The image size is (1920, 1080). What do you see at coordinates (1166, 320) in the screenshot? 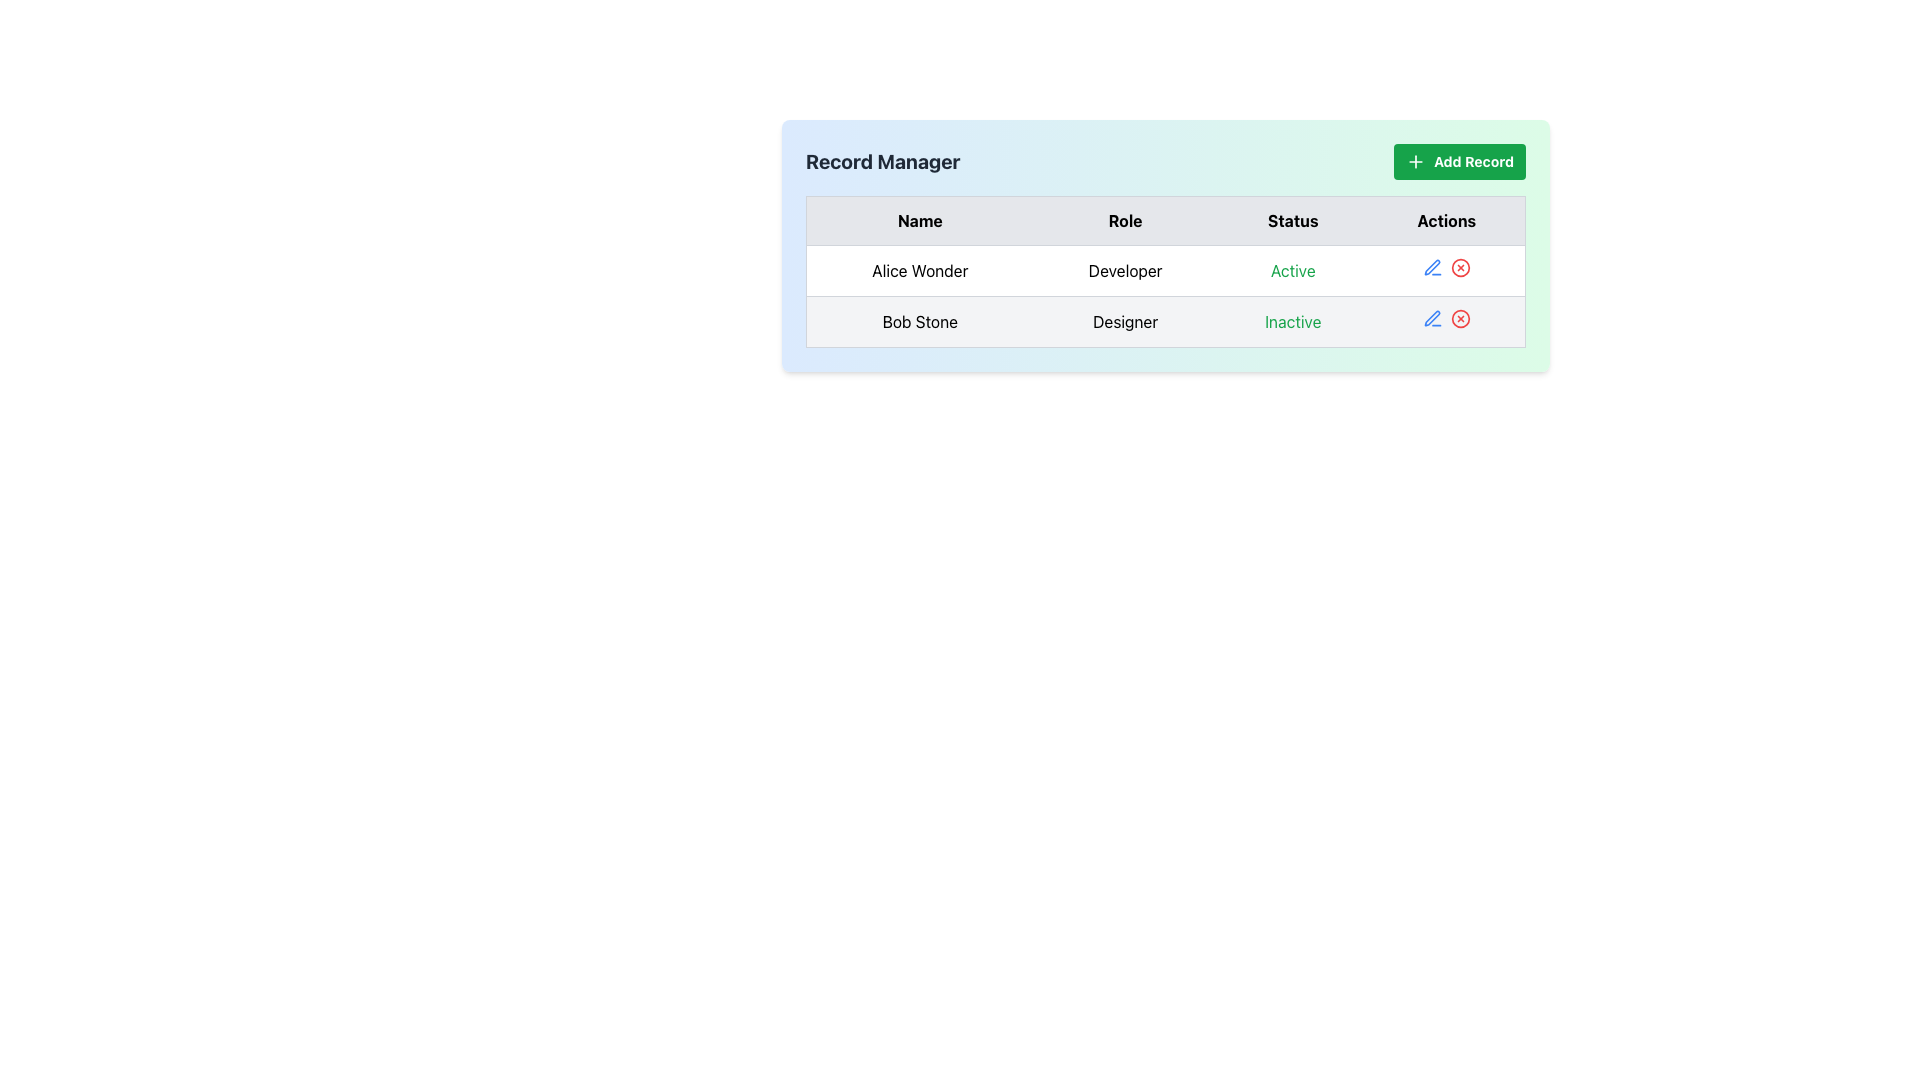
I see `the second row in the table displaying information about 'Bob Stone', which includes his Name, Role, and Status` at bounding box center [1166, 320].